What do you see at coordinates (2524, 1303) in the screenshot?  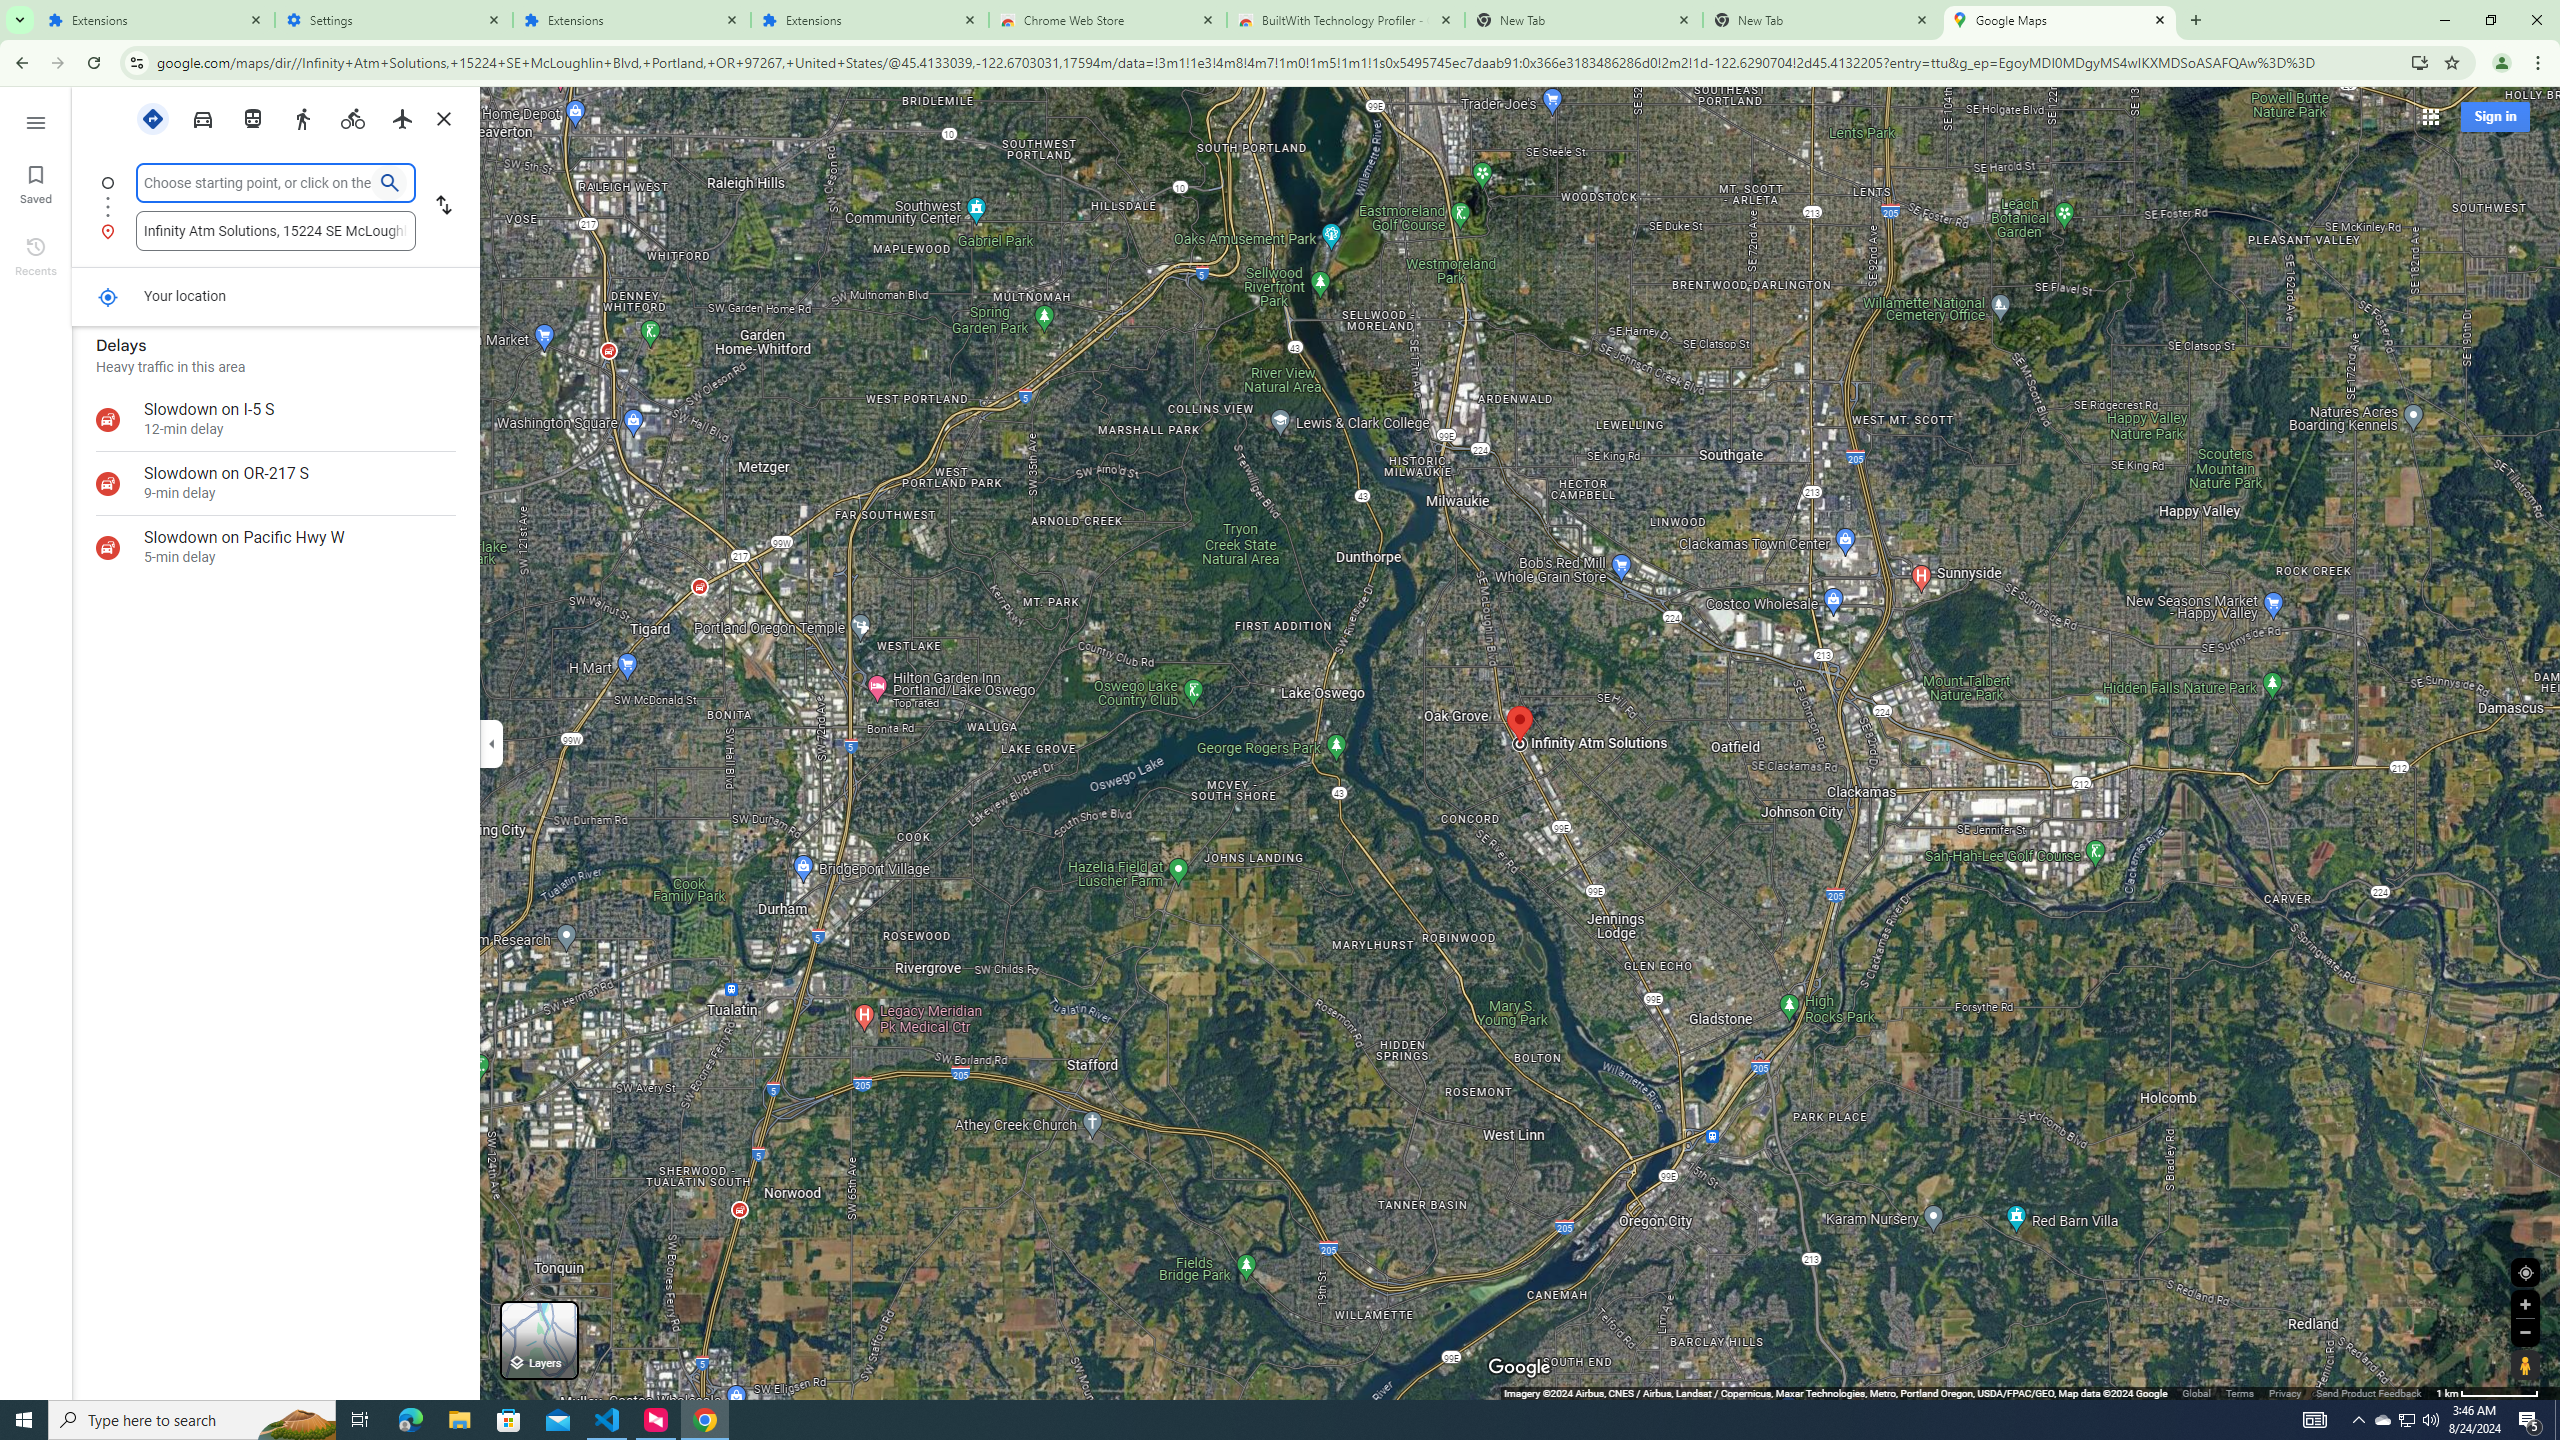 I see `'Zoom in'` at bounding box center [2524, 1303].